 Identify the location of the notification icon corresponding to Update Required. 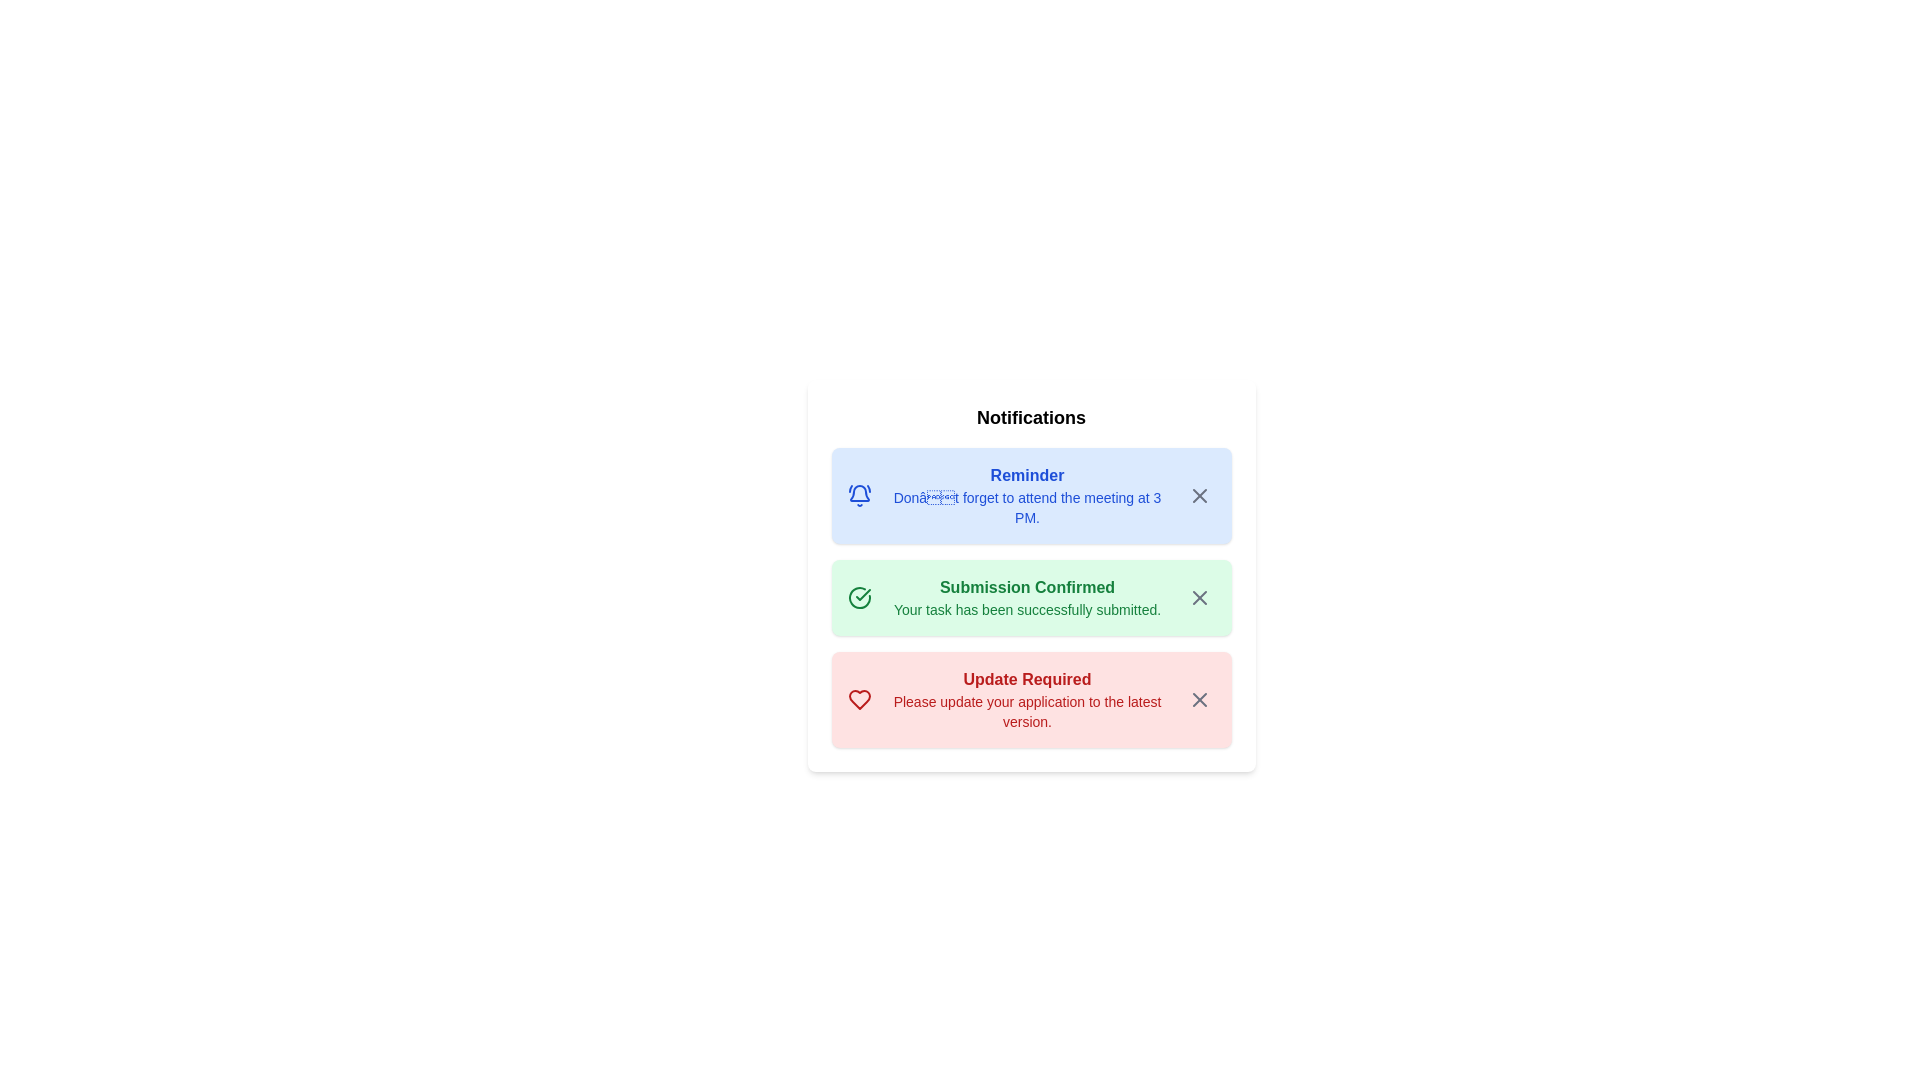
(1183, 682).